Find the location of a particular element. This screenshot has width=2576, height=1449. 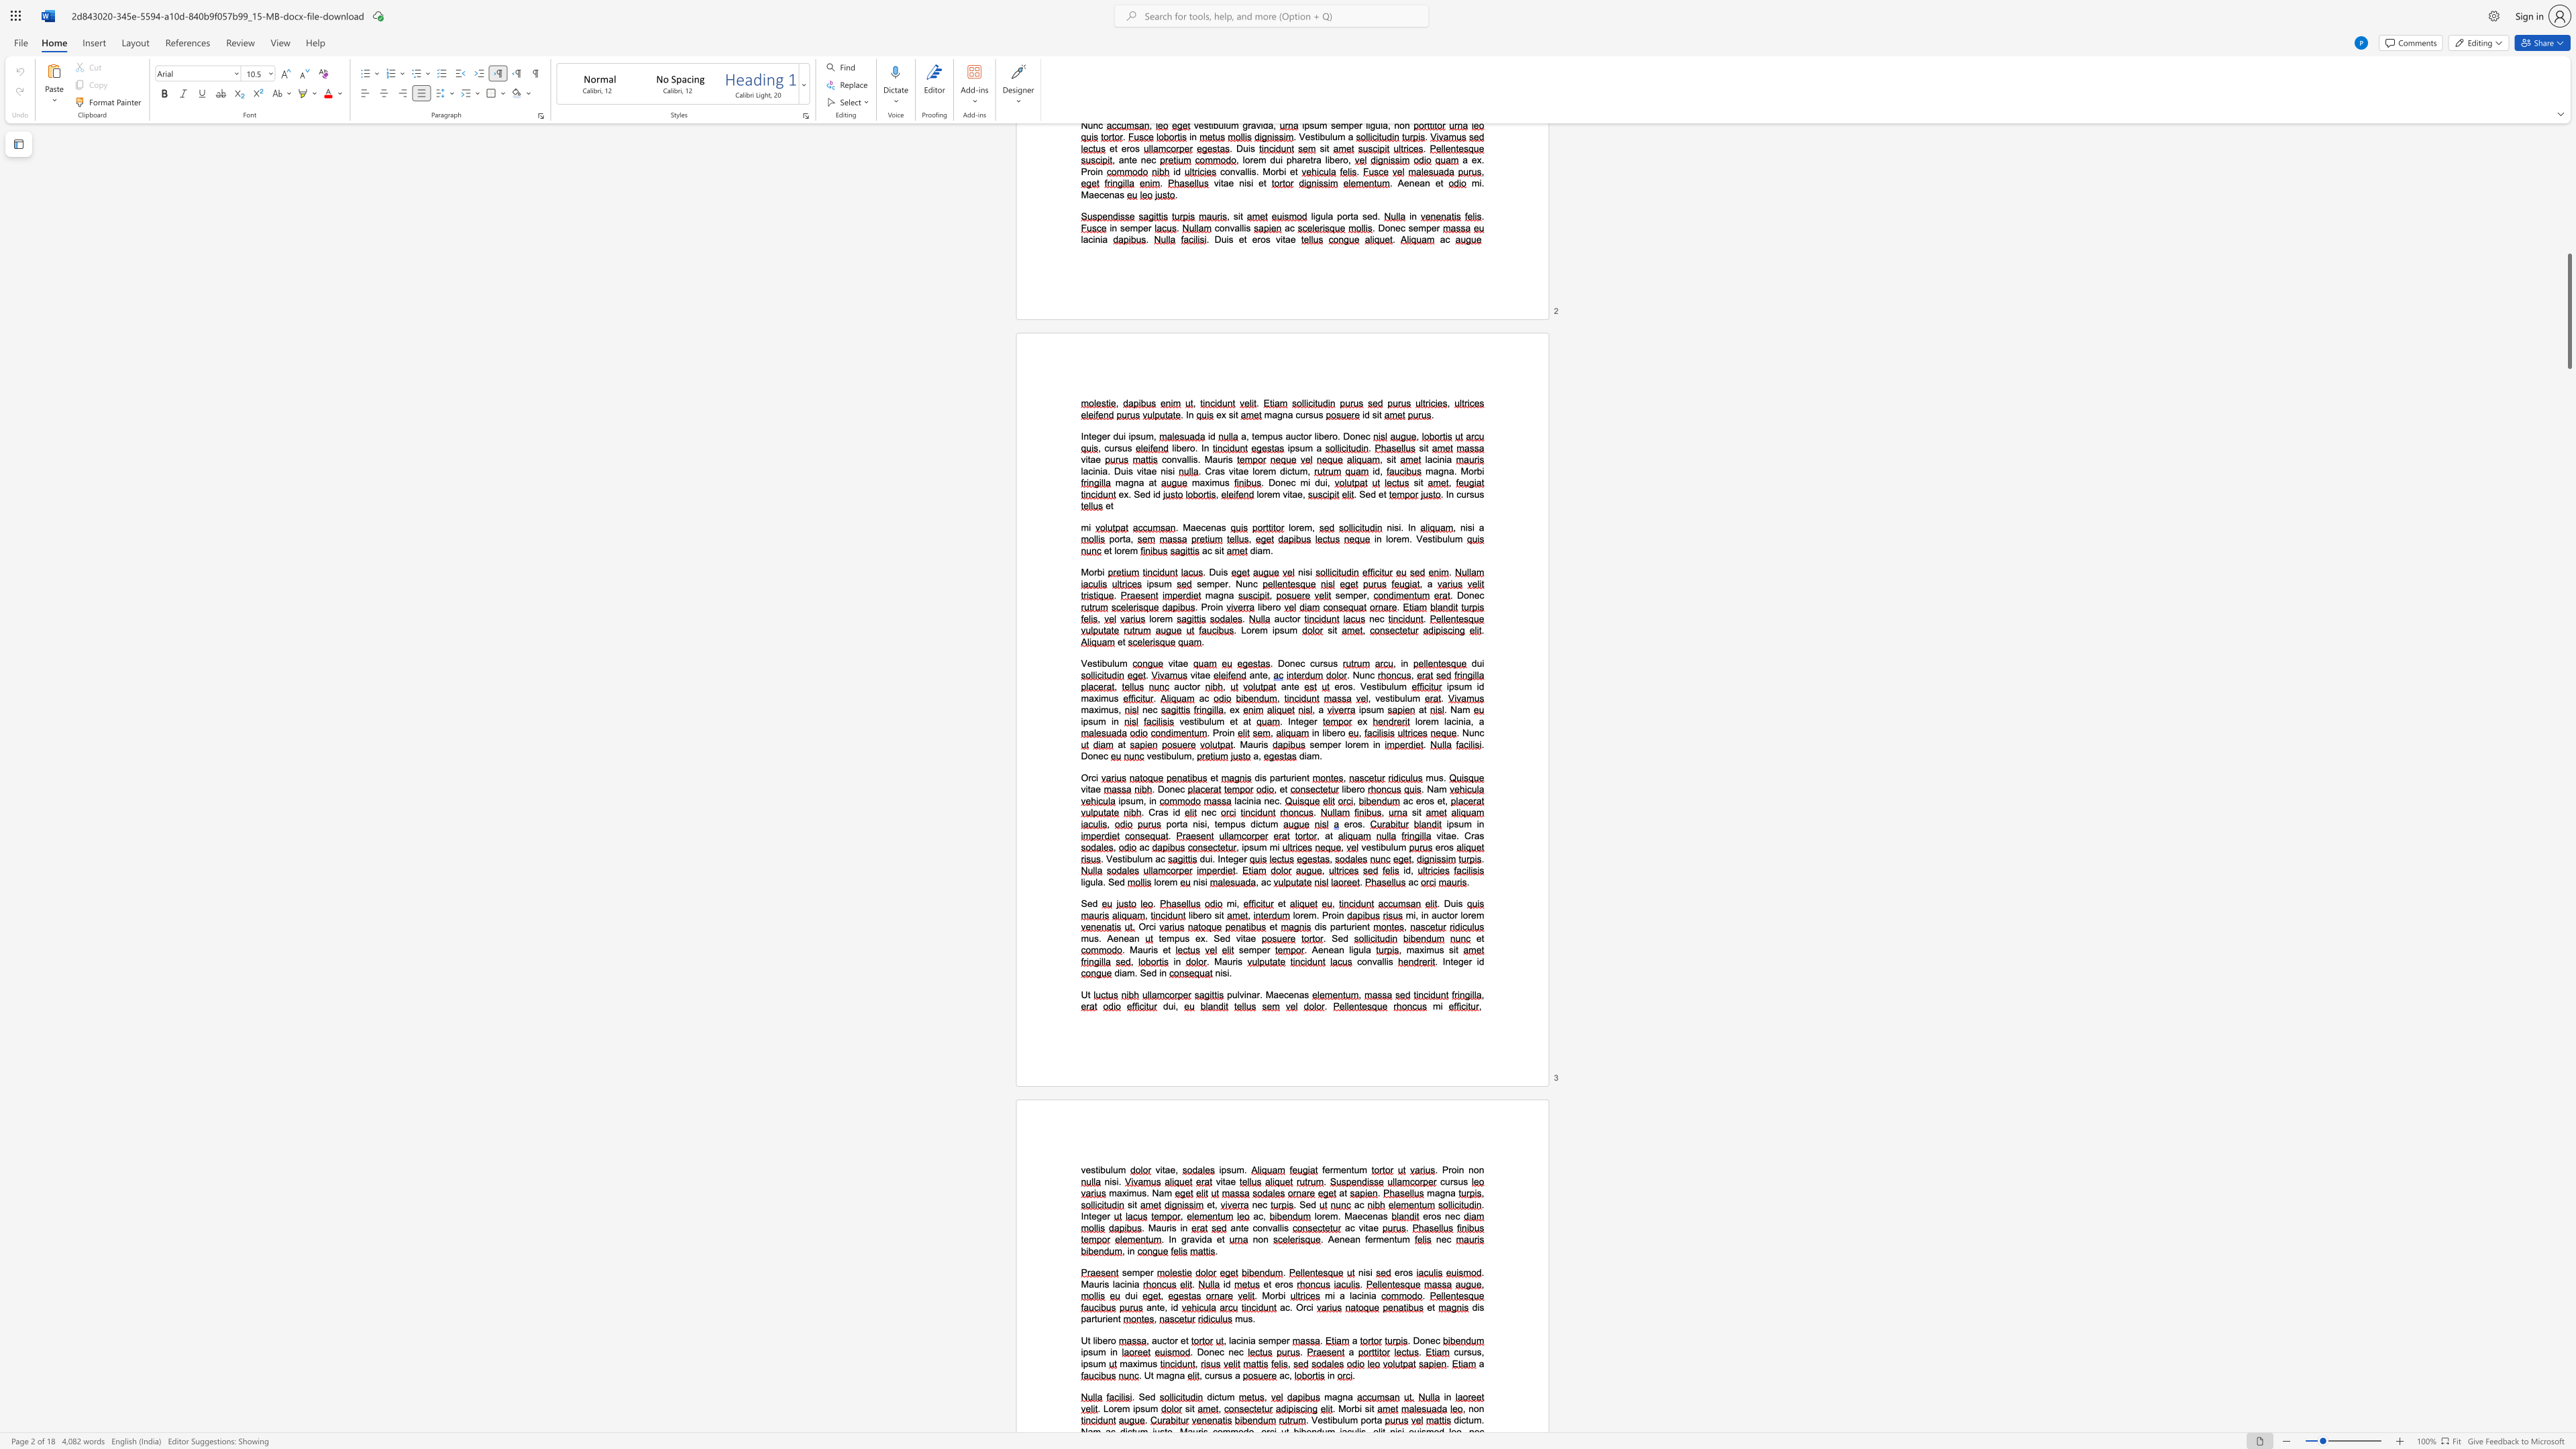

the space between the continuous character "u" and "r" in the text is located at coordinates (1165, 1227).